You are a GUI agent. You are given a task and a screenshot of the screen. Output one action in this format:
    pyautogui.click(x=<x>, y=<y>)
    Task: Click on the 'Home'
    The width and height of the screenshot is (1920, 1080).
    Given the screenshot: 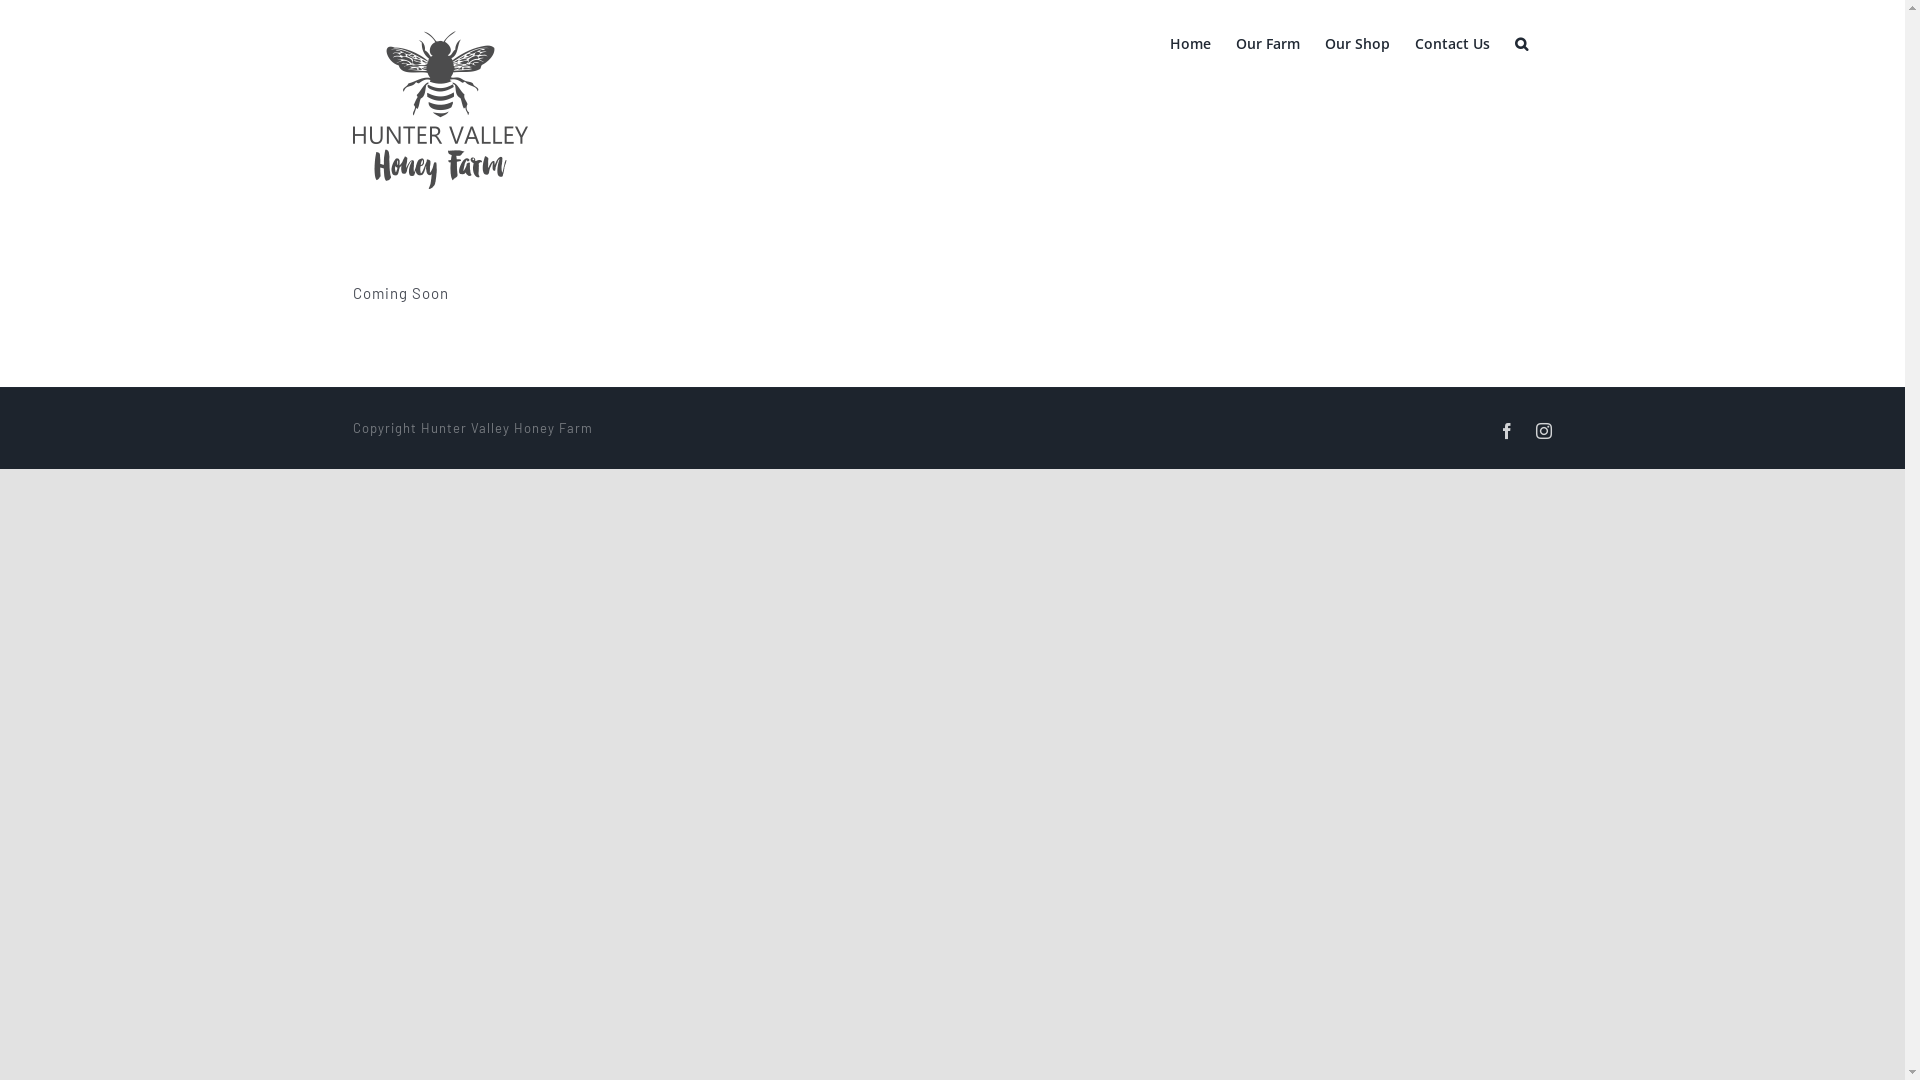 What is the action you would take?
    pyautogui.click(x=1170, y=42)
    